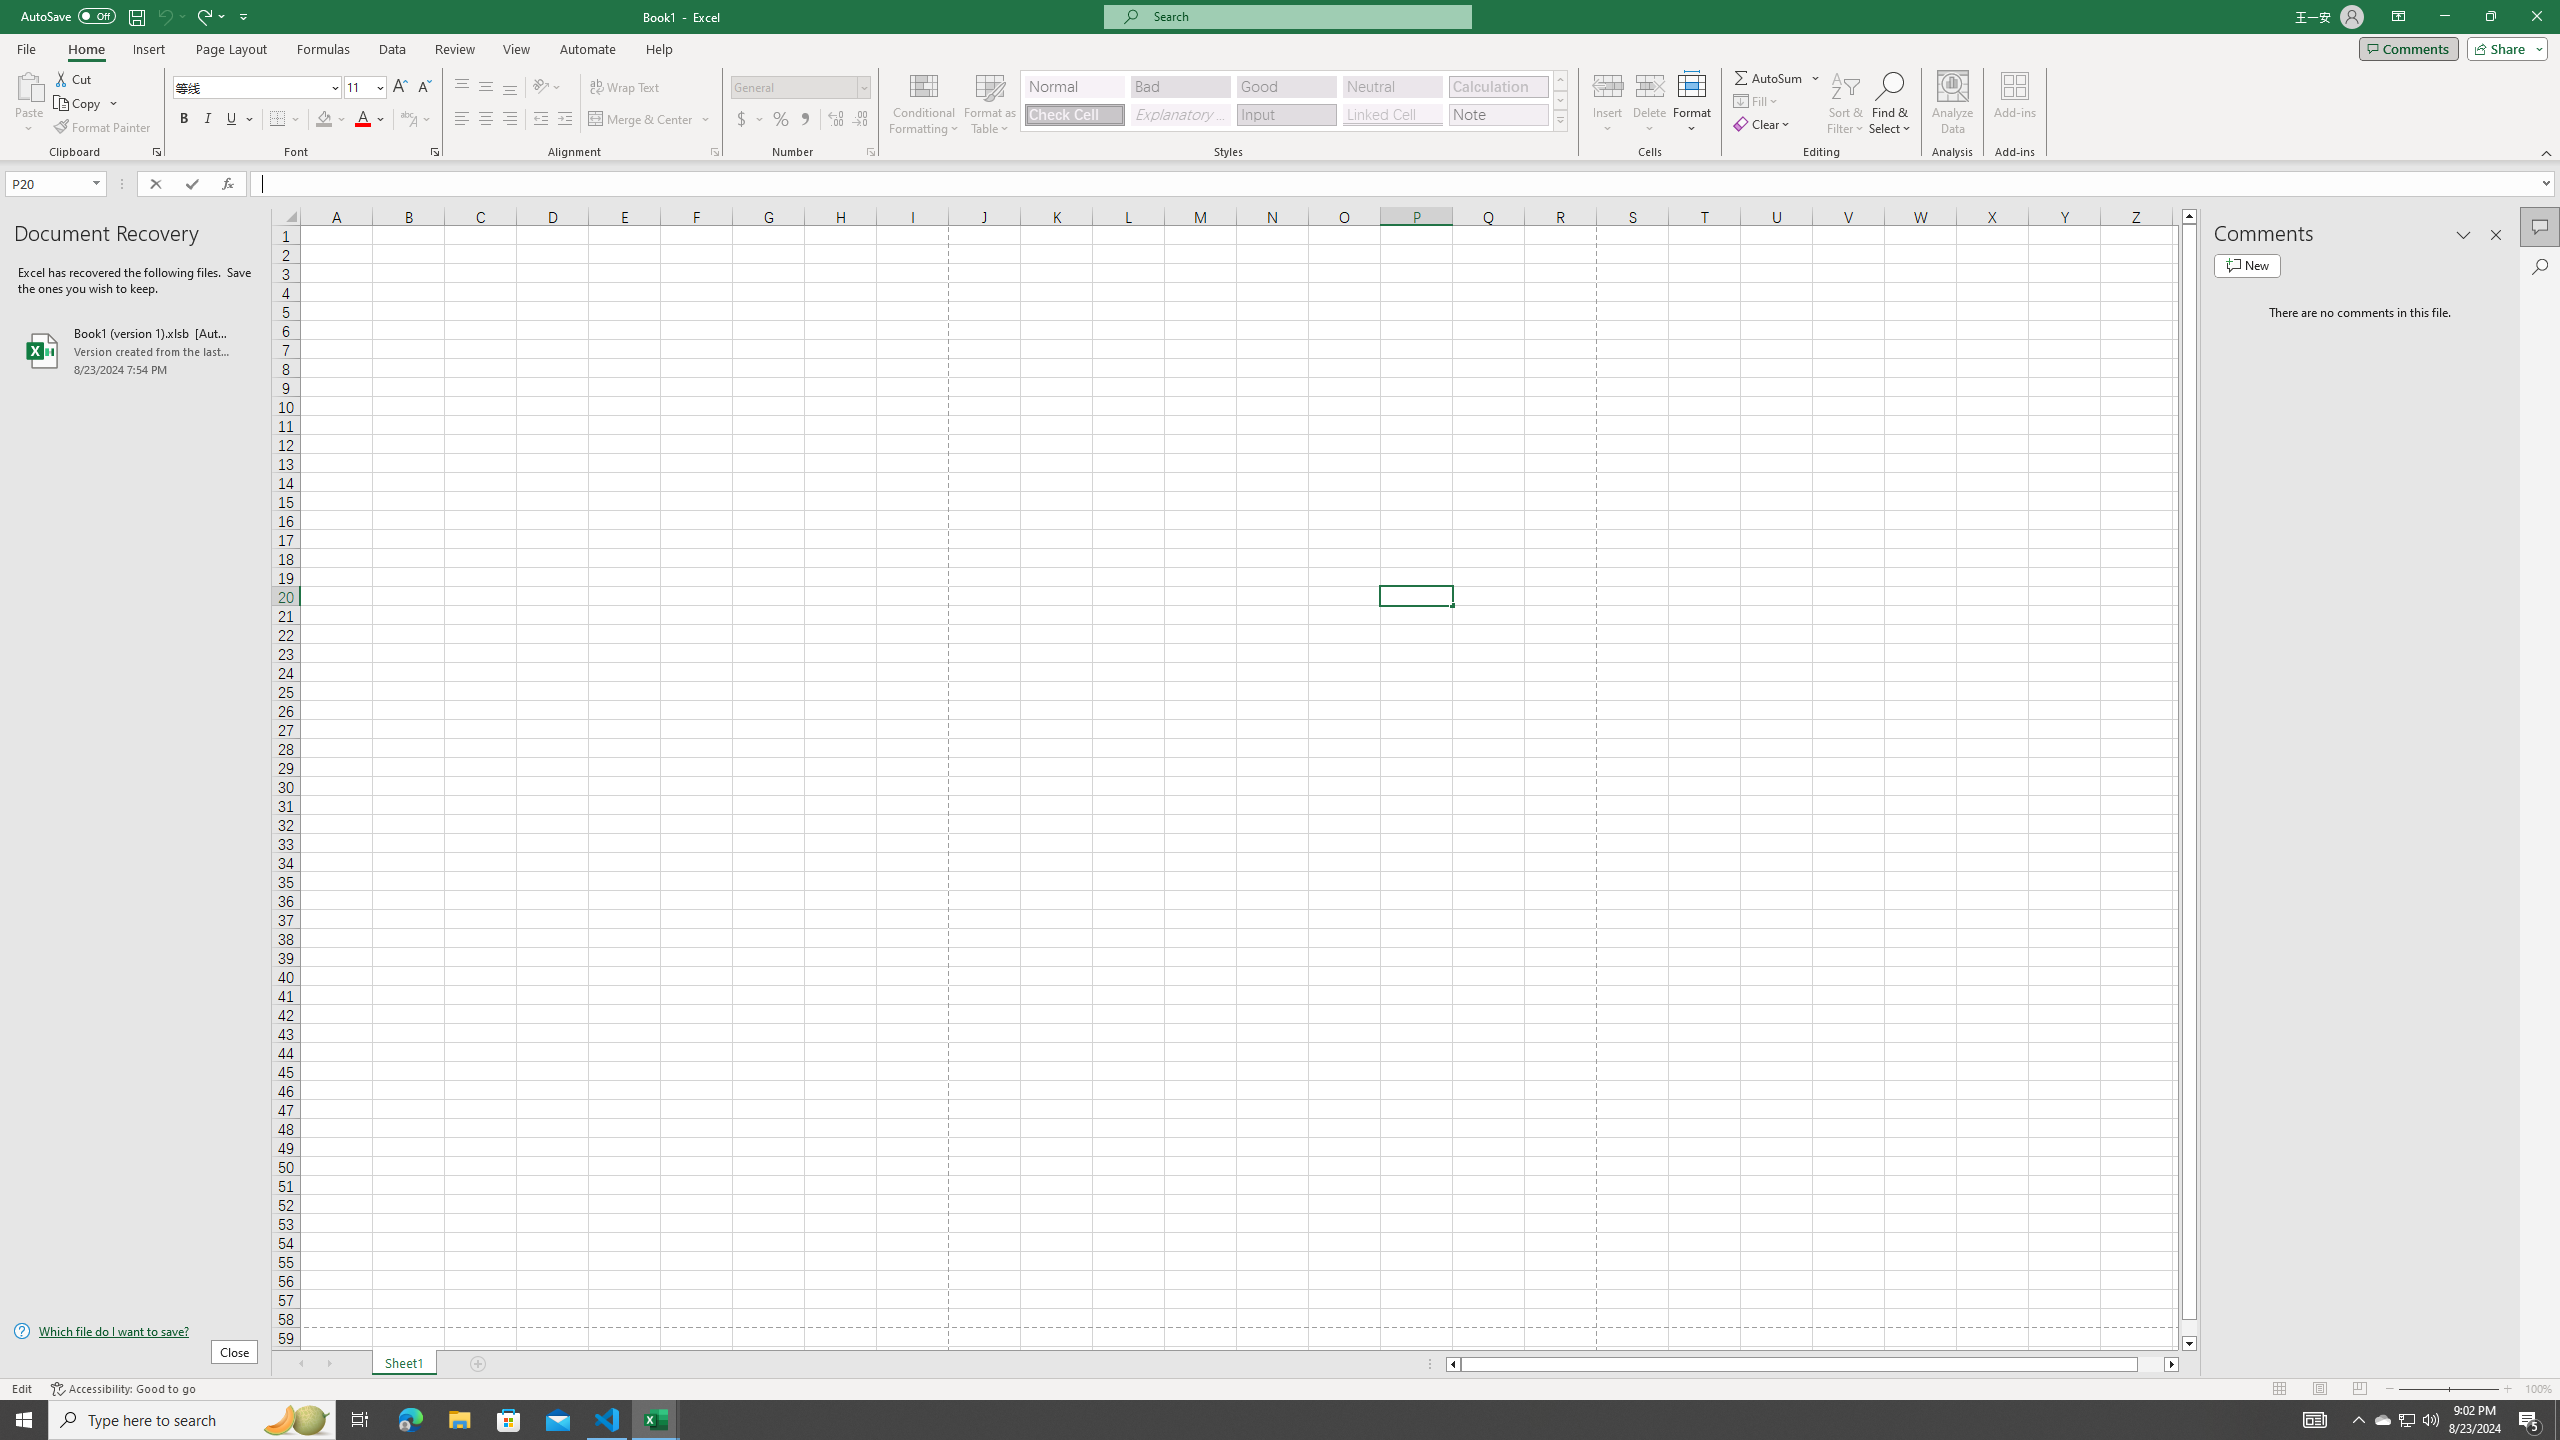 The width and height of the screenshot is (2560, 1440). Describe the element at coordinates (1844, 103) in the screenshot. I see `'Sort & Filter'` at that location.